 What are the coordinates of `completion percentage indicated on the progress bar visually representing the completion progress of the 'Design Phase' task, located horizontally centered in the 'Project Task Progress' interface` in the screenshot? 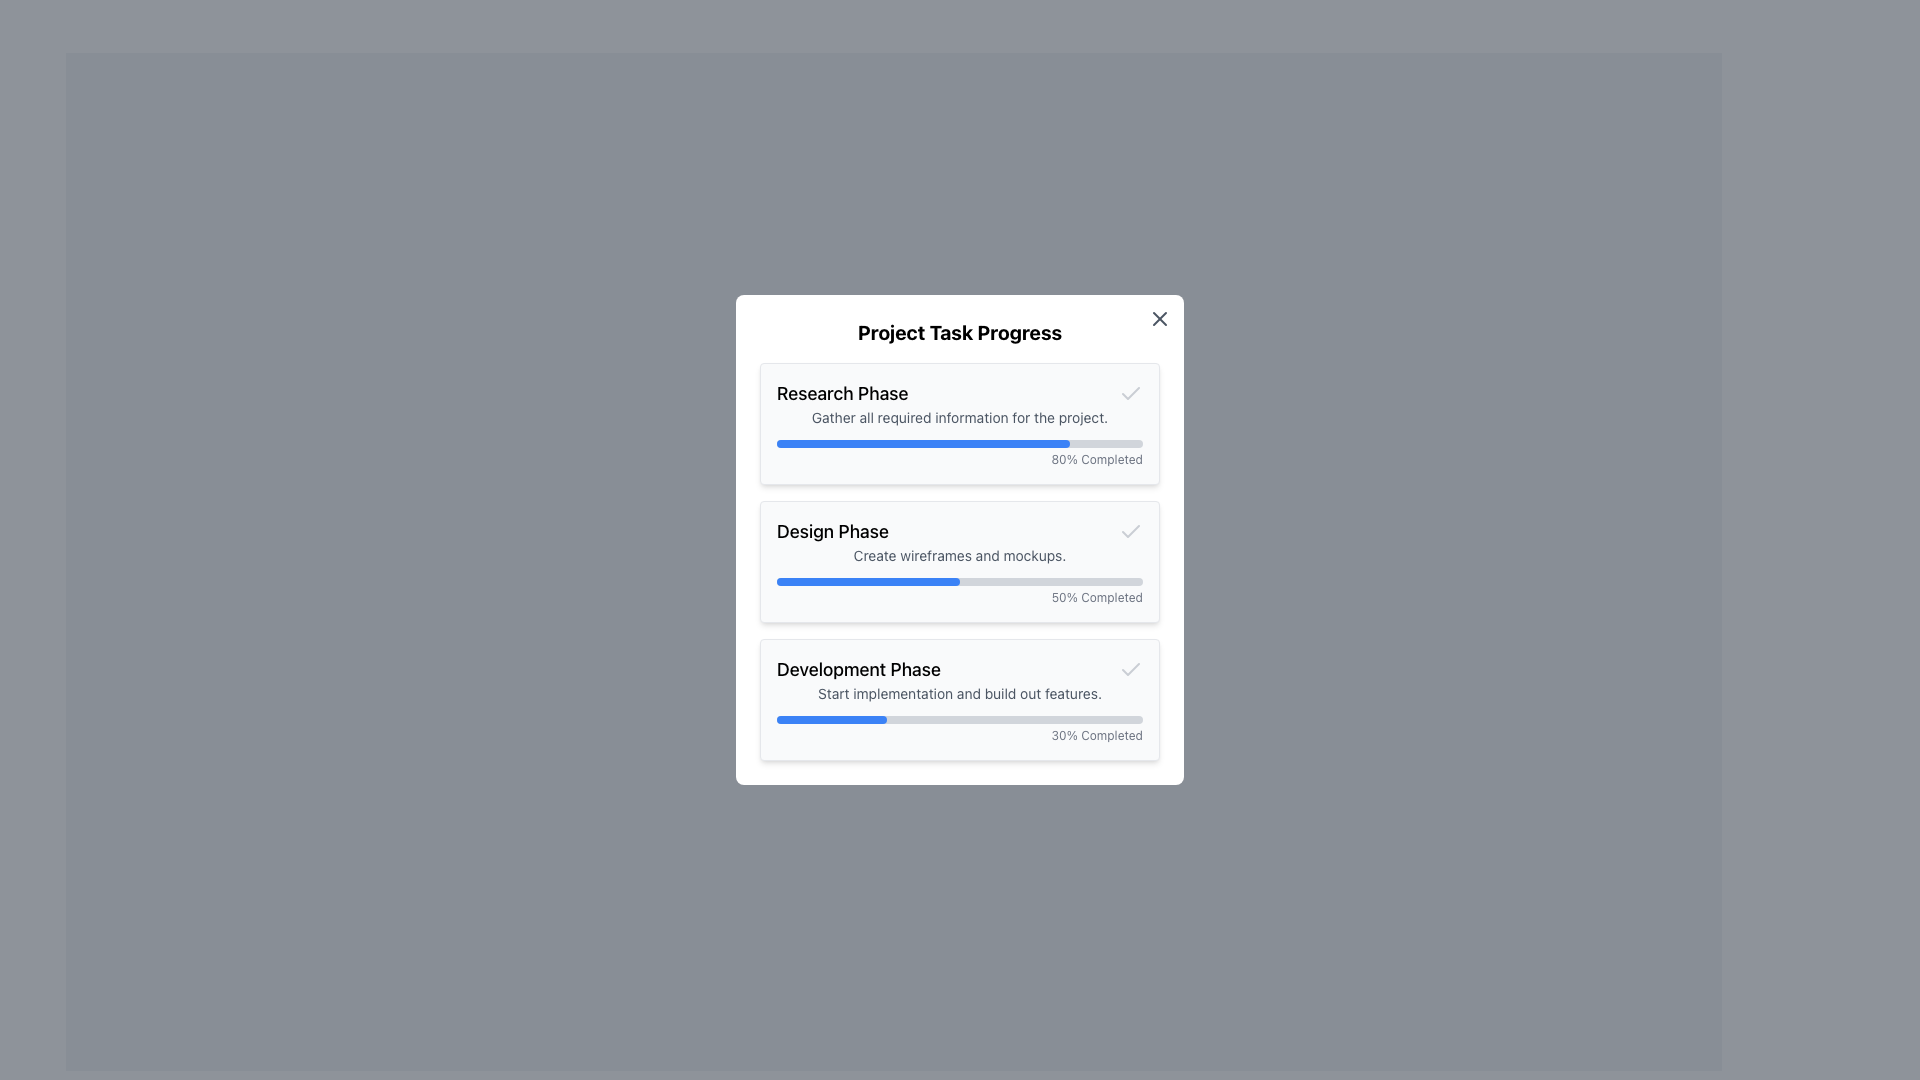 It's located at (960, 582).